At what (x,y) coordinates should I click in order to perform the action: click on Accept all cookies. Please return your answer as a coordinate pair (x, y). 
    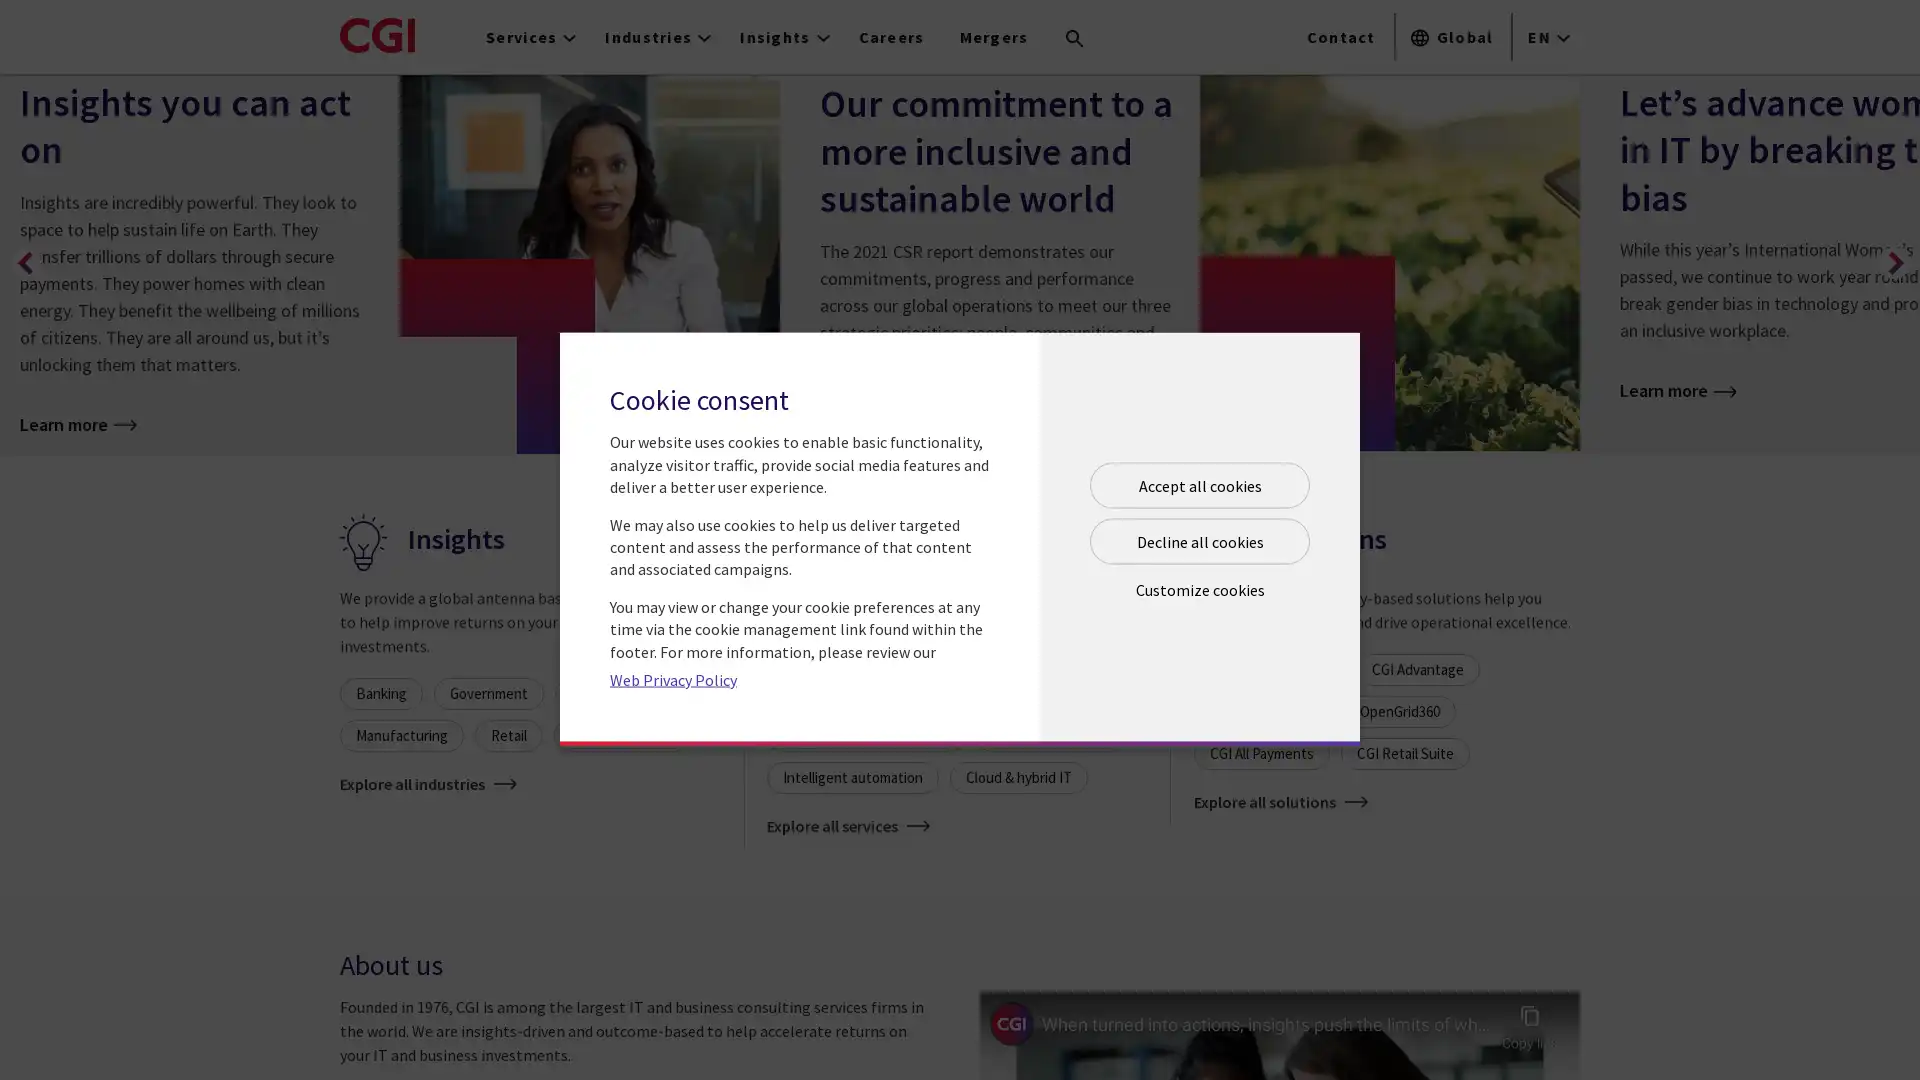
    Looking at the image, I should click on (1200, 485).